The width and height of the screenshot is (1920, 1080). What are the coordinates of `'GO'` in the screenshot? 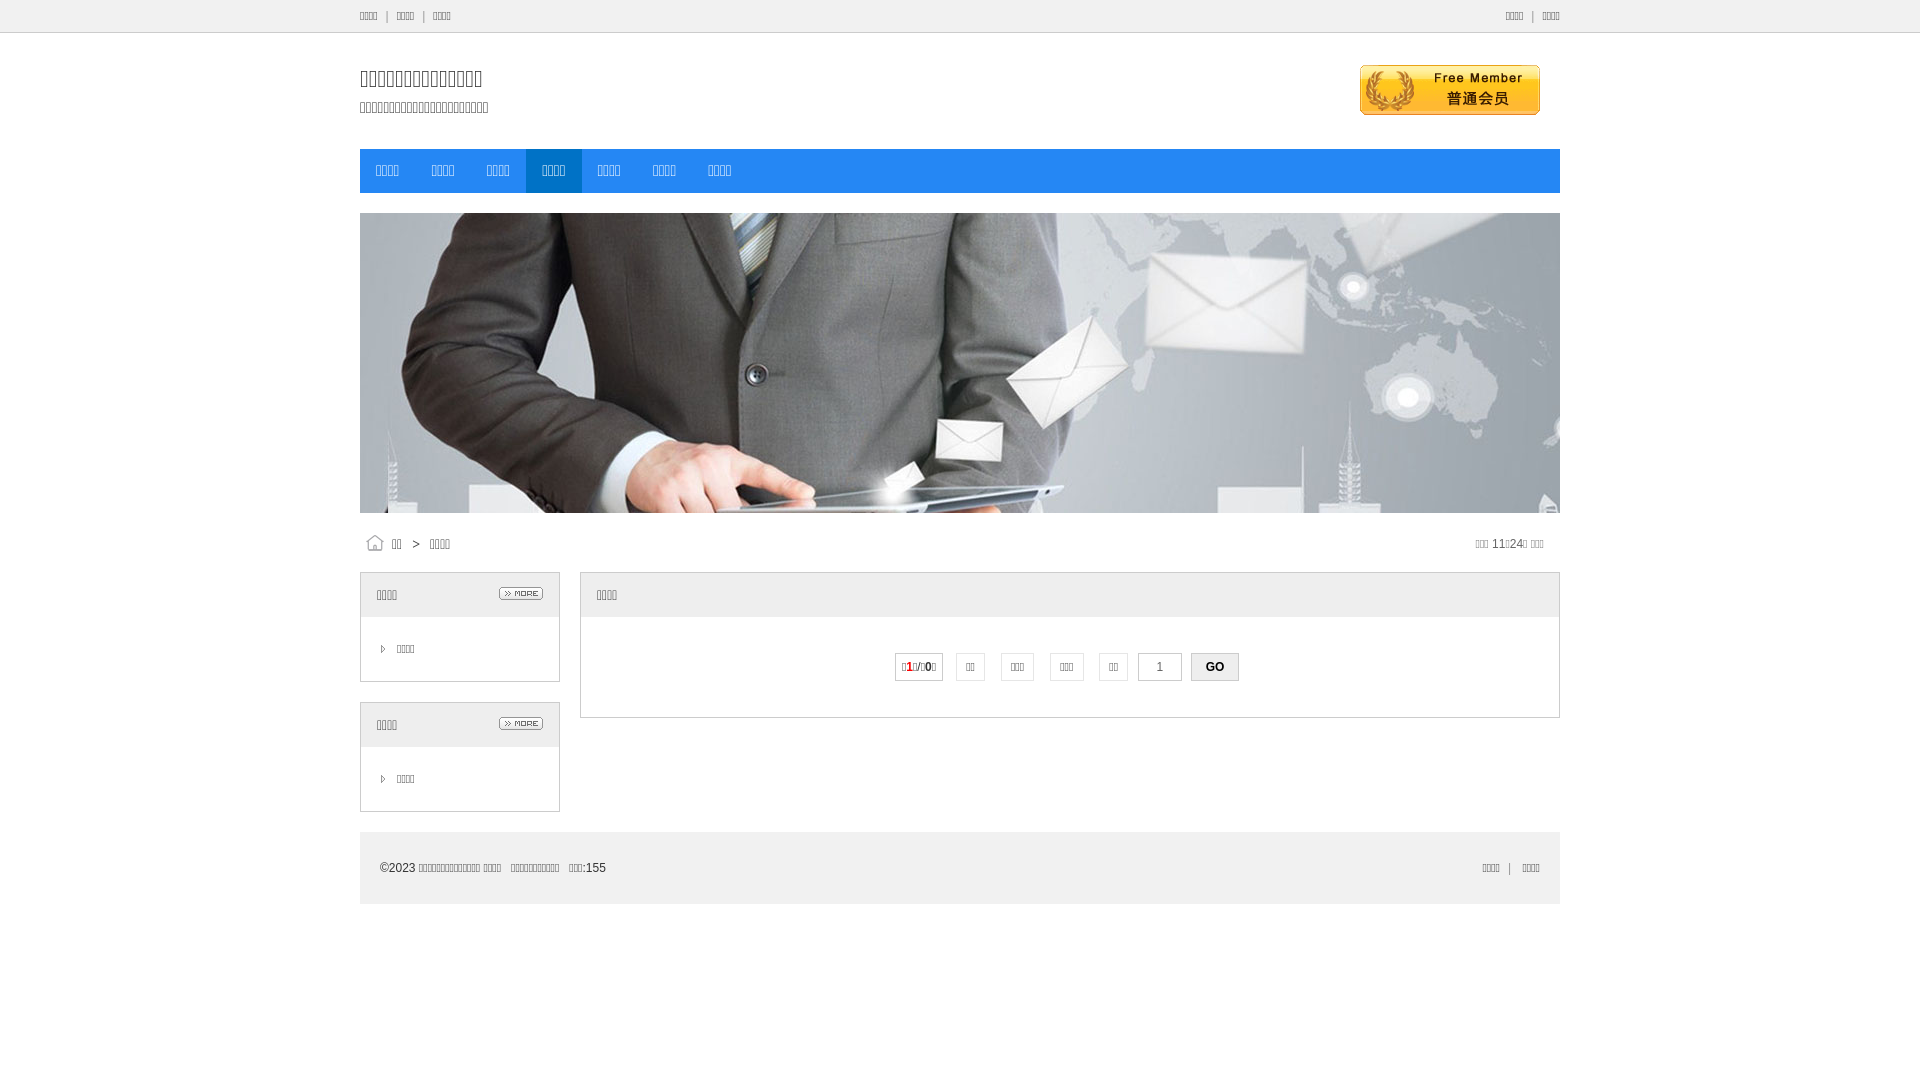 It's located at (1213, 667).